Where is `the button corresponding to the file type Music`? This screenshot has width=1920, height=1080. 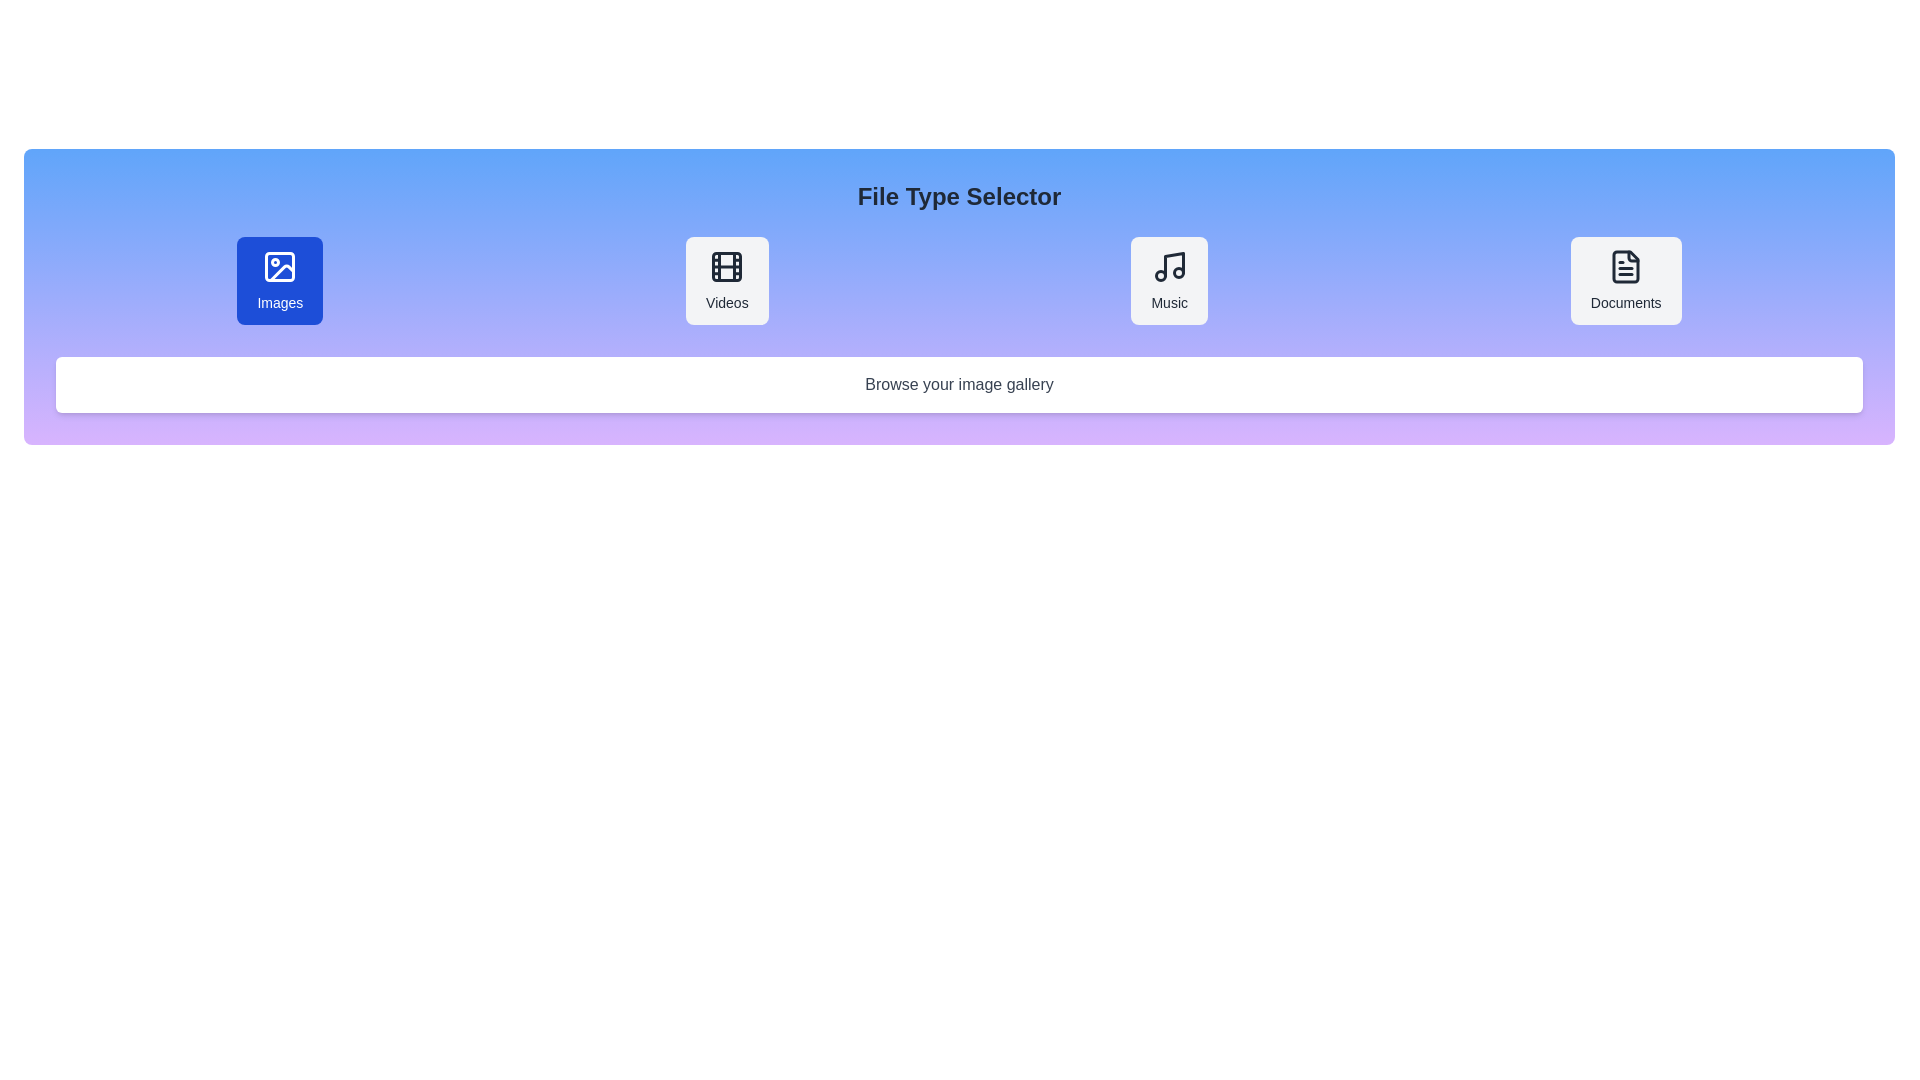 the button corresponding to the file type Music is located at coordinates (1169, 281).